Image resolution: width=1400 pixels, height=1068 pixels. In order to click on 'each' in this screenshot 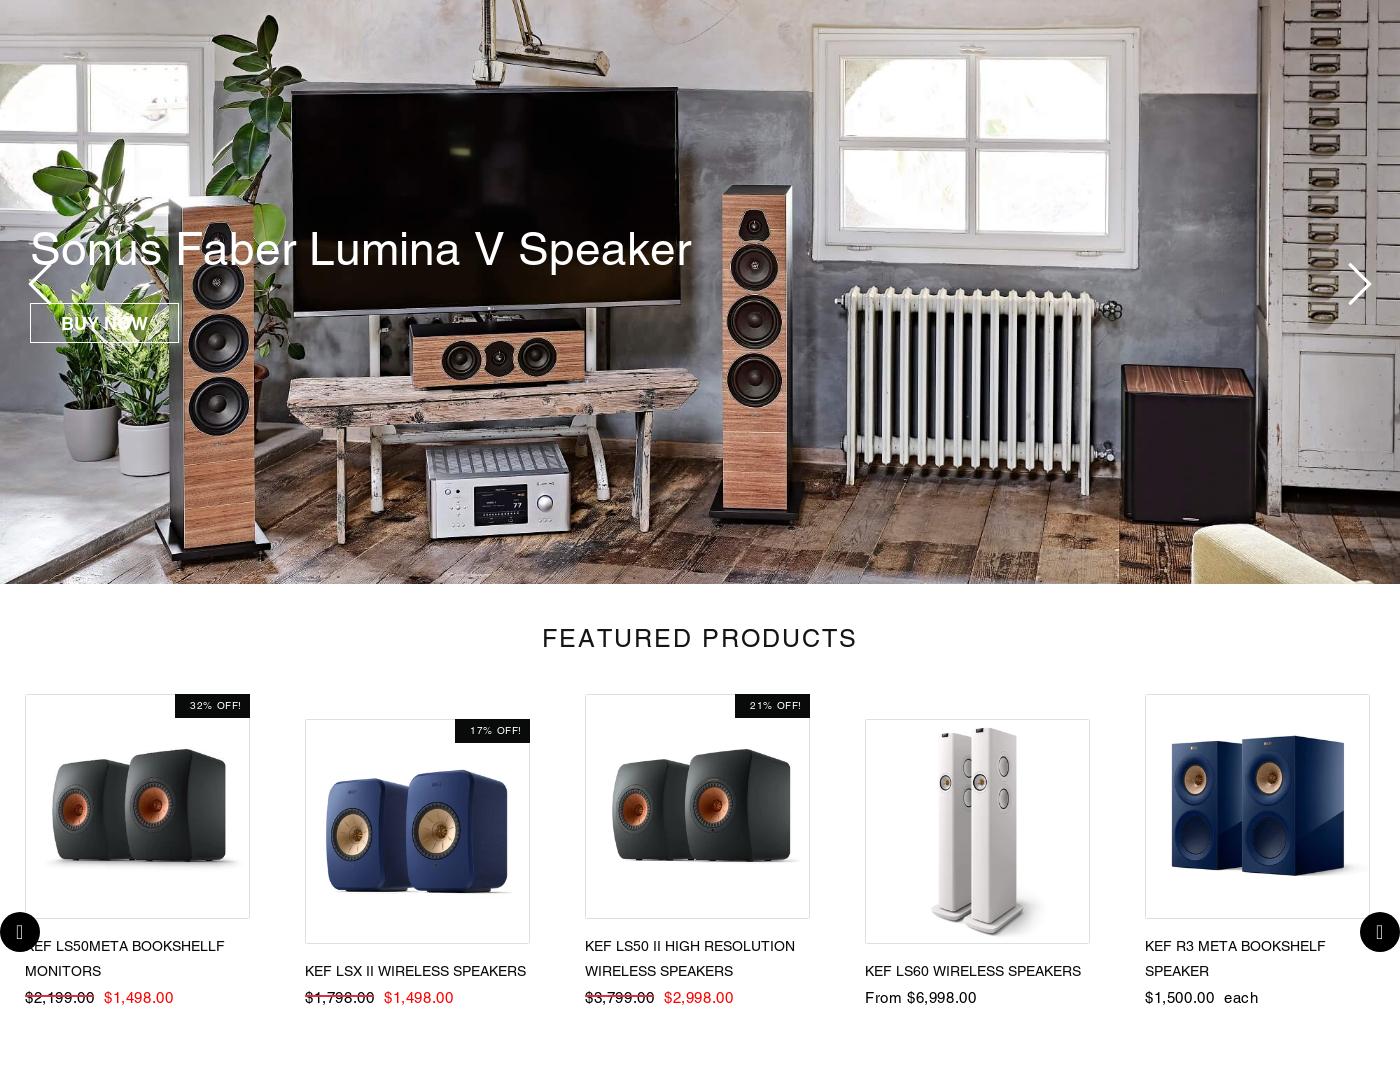, I will do `click(1238, 997)`.